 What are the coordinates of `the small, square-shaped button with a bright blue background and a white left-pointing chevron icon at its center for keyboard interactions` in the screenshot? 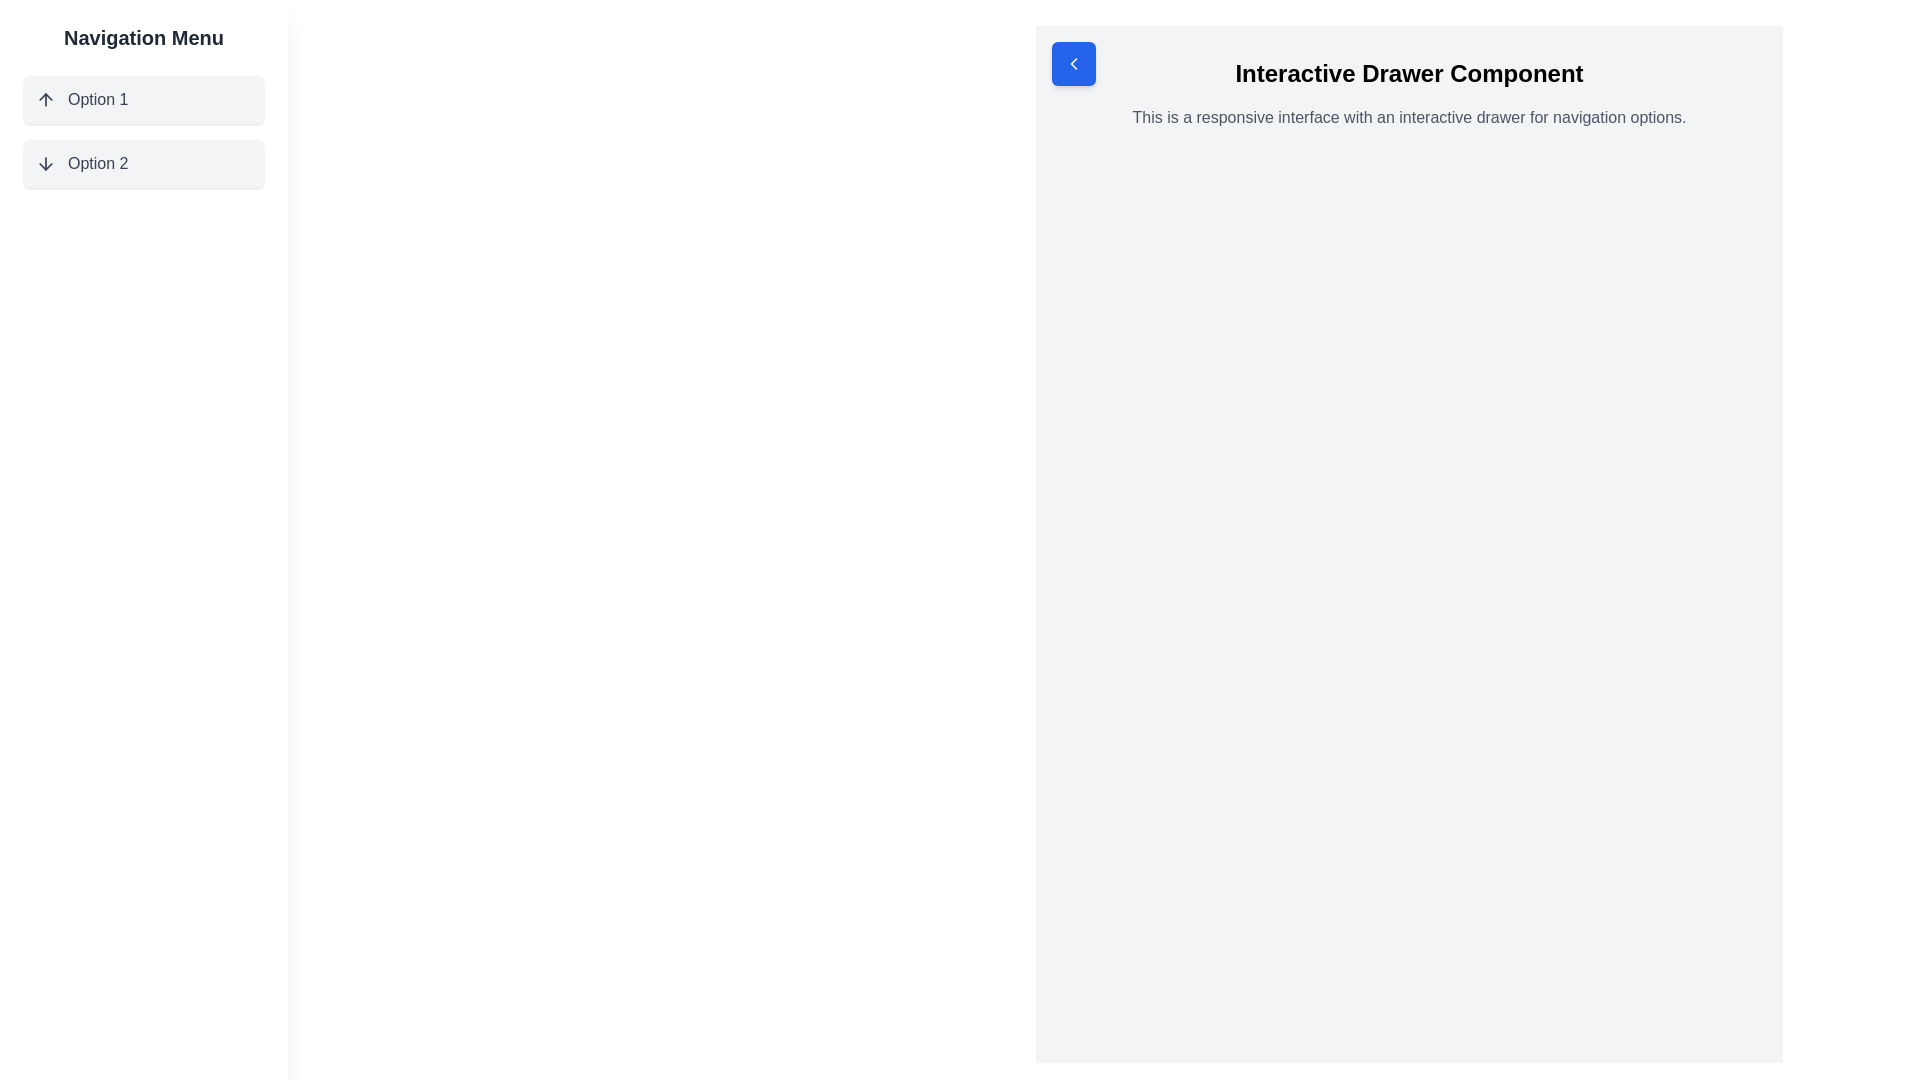 It's located at (1073, 63).